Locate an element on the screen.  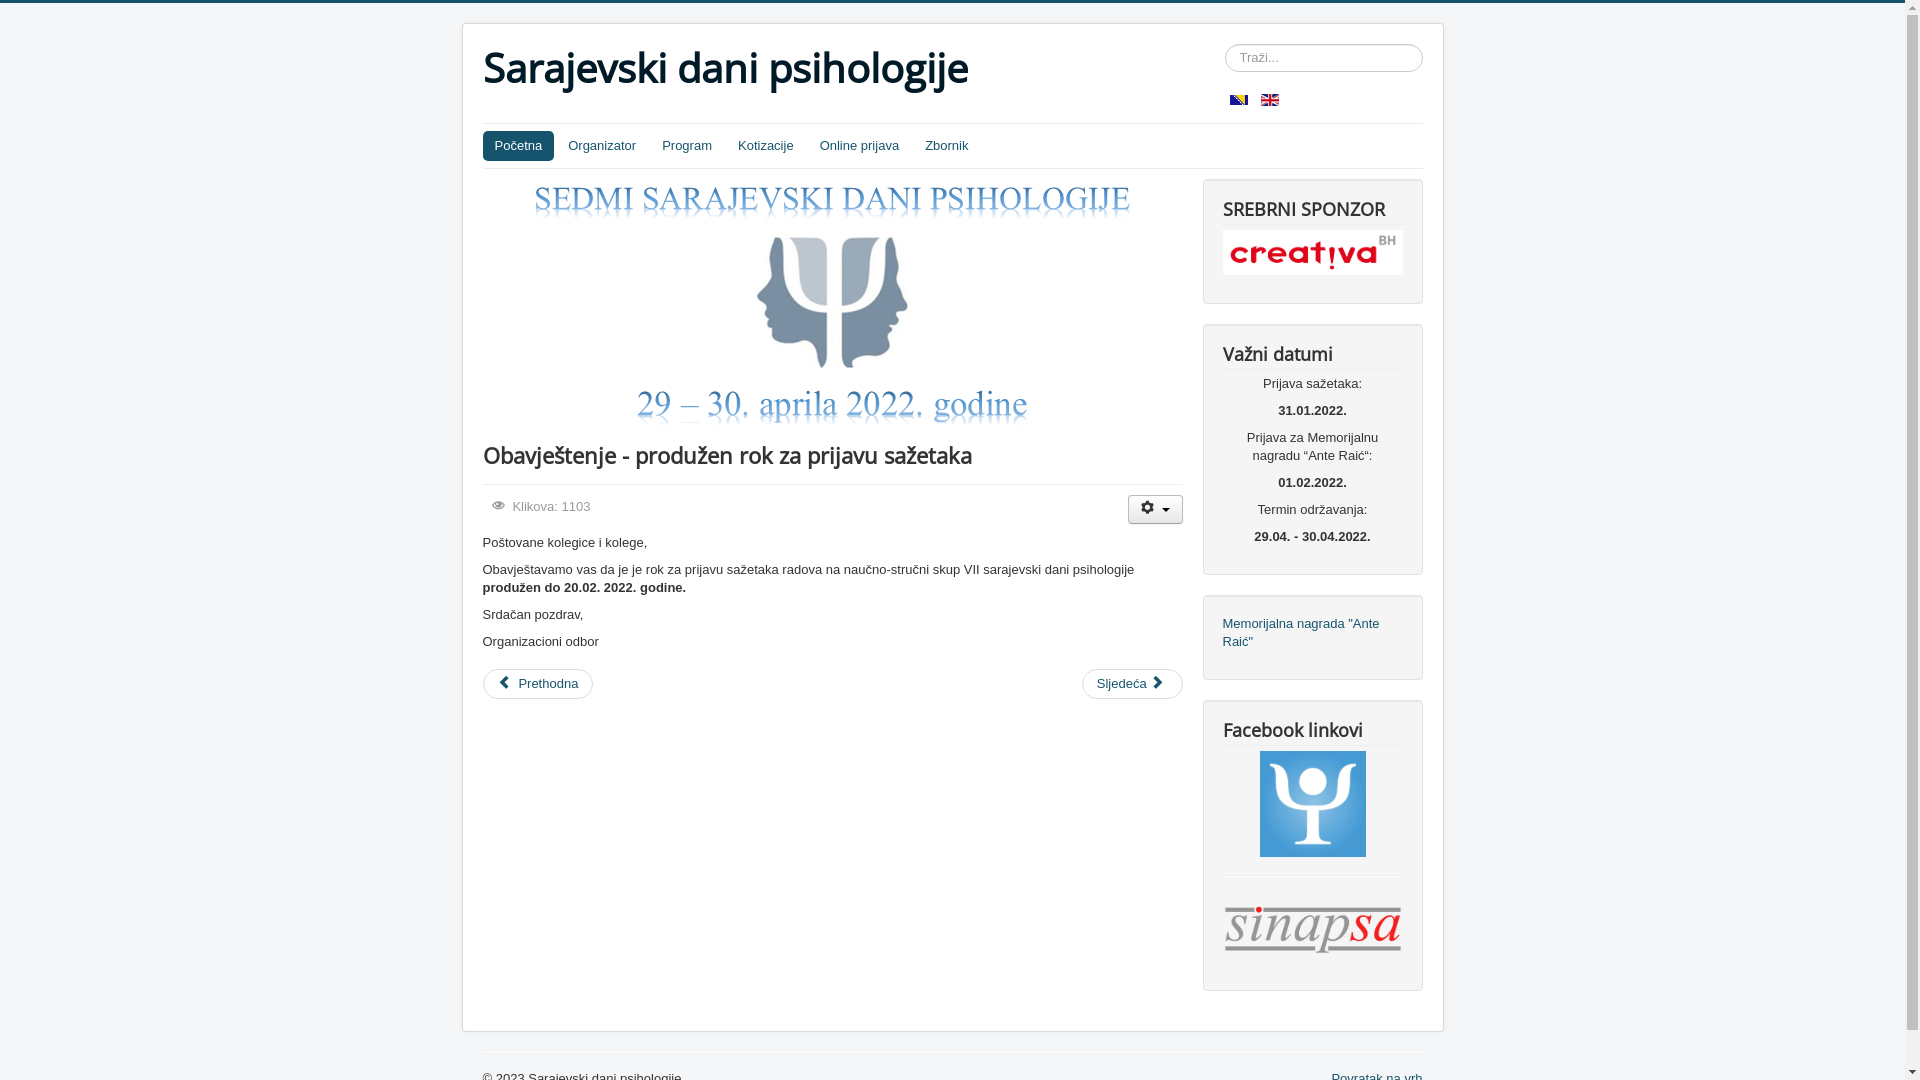
'English (United Kingdom)' is located at coordinates (1269, 100).